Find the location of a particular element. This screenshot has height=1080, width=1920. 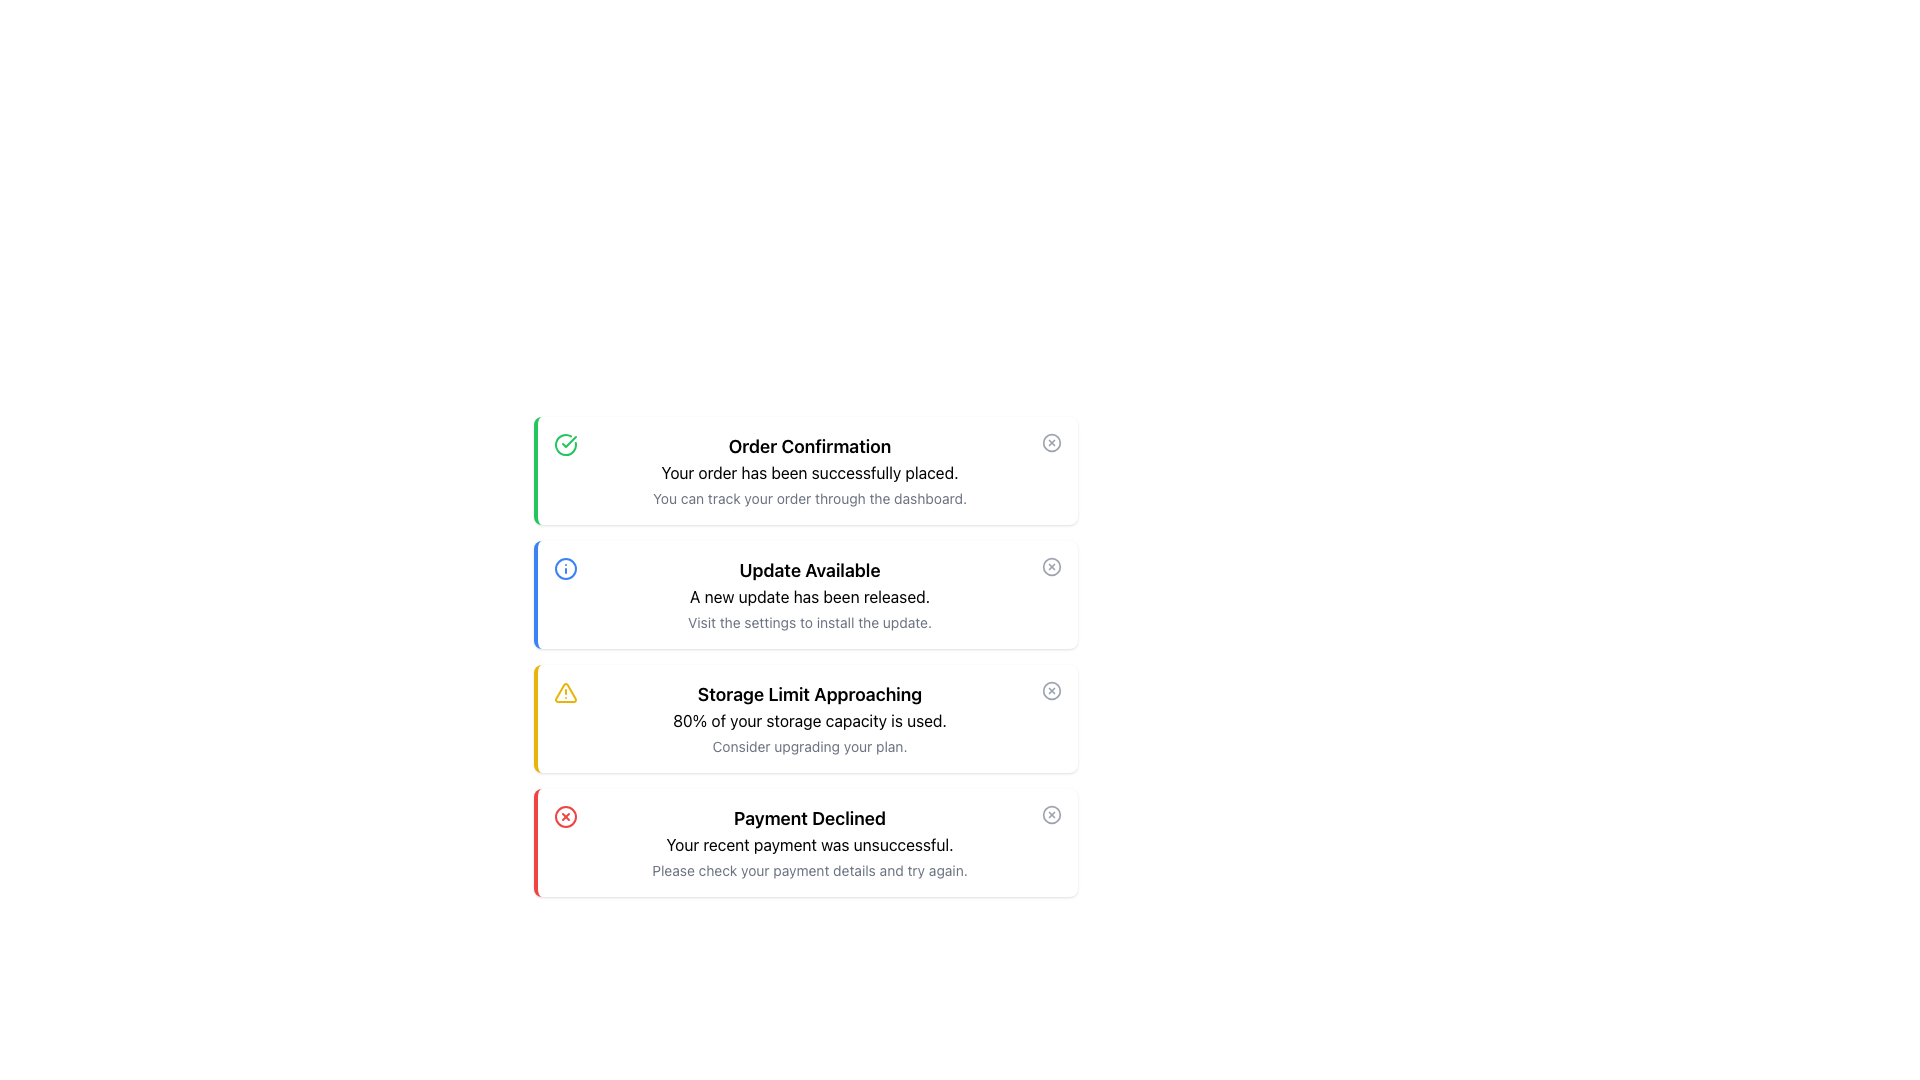

the text notification "80% of your storage capacity is used" located within the yellow-bordered card labeled "Storage Limit Approaching" is located at coordinates (810, 721).